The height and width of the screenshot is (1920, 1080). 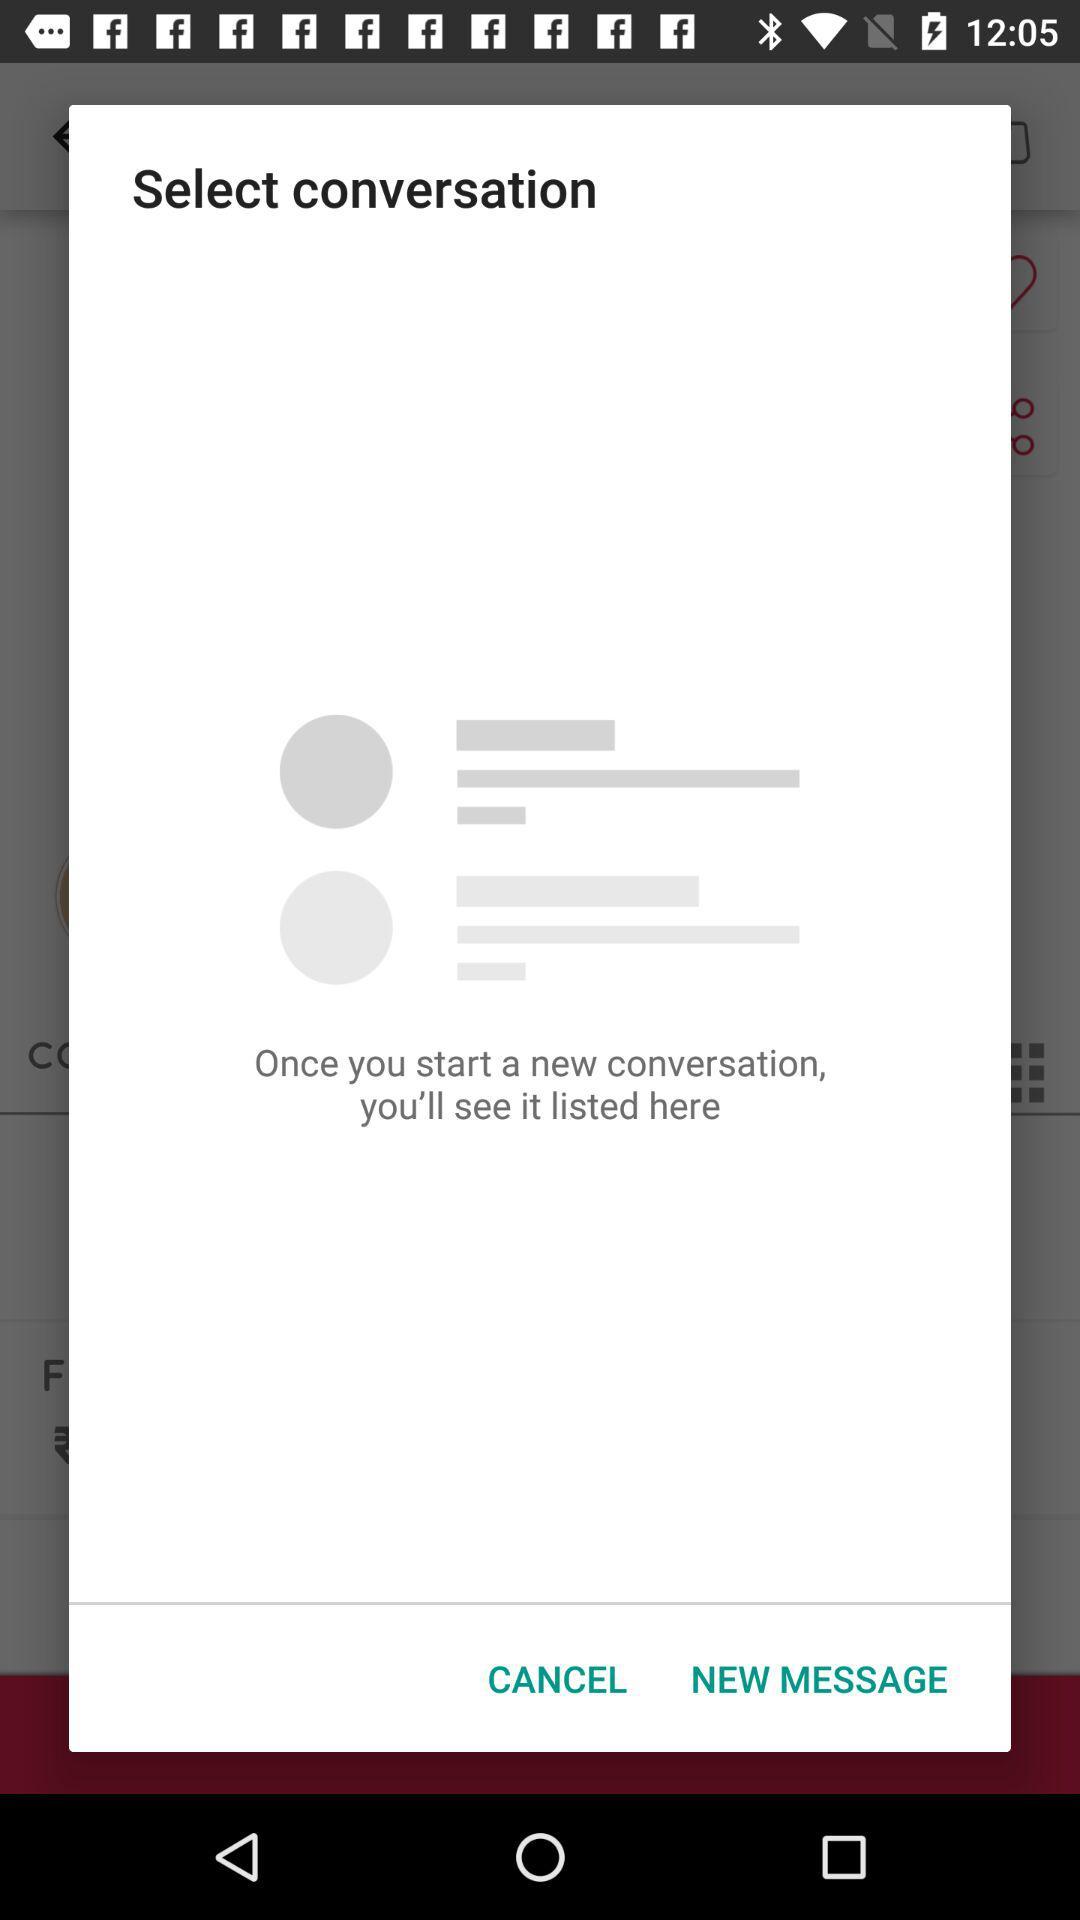 I want to click on the cancel icon, so click(x=557, y=1678).